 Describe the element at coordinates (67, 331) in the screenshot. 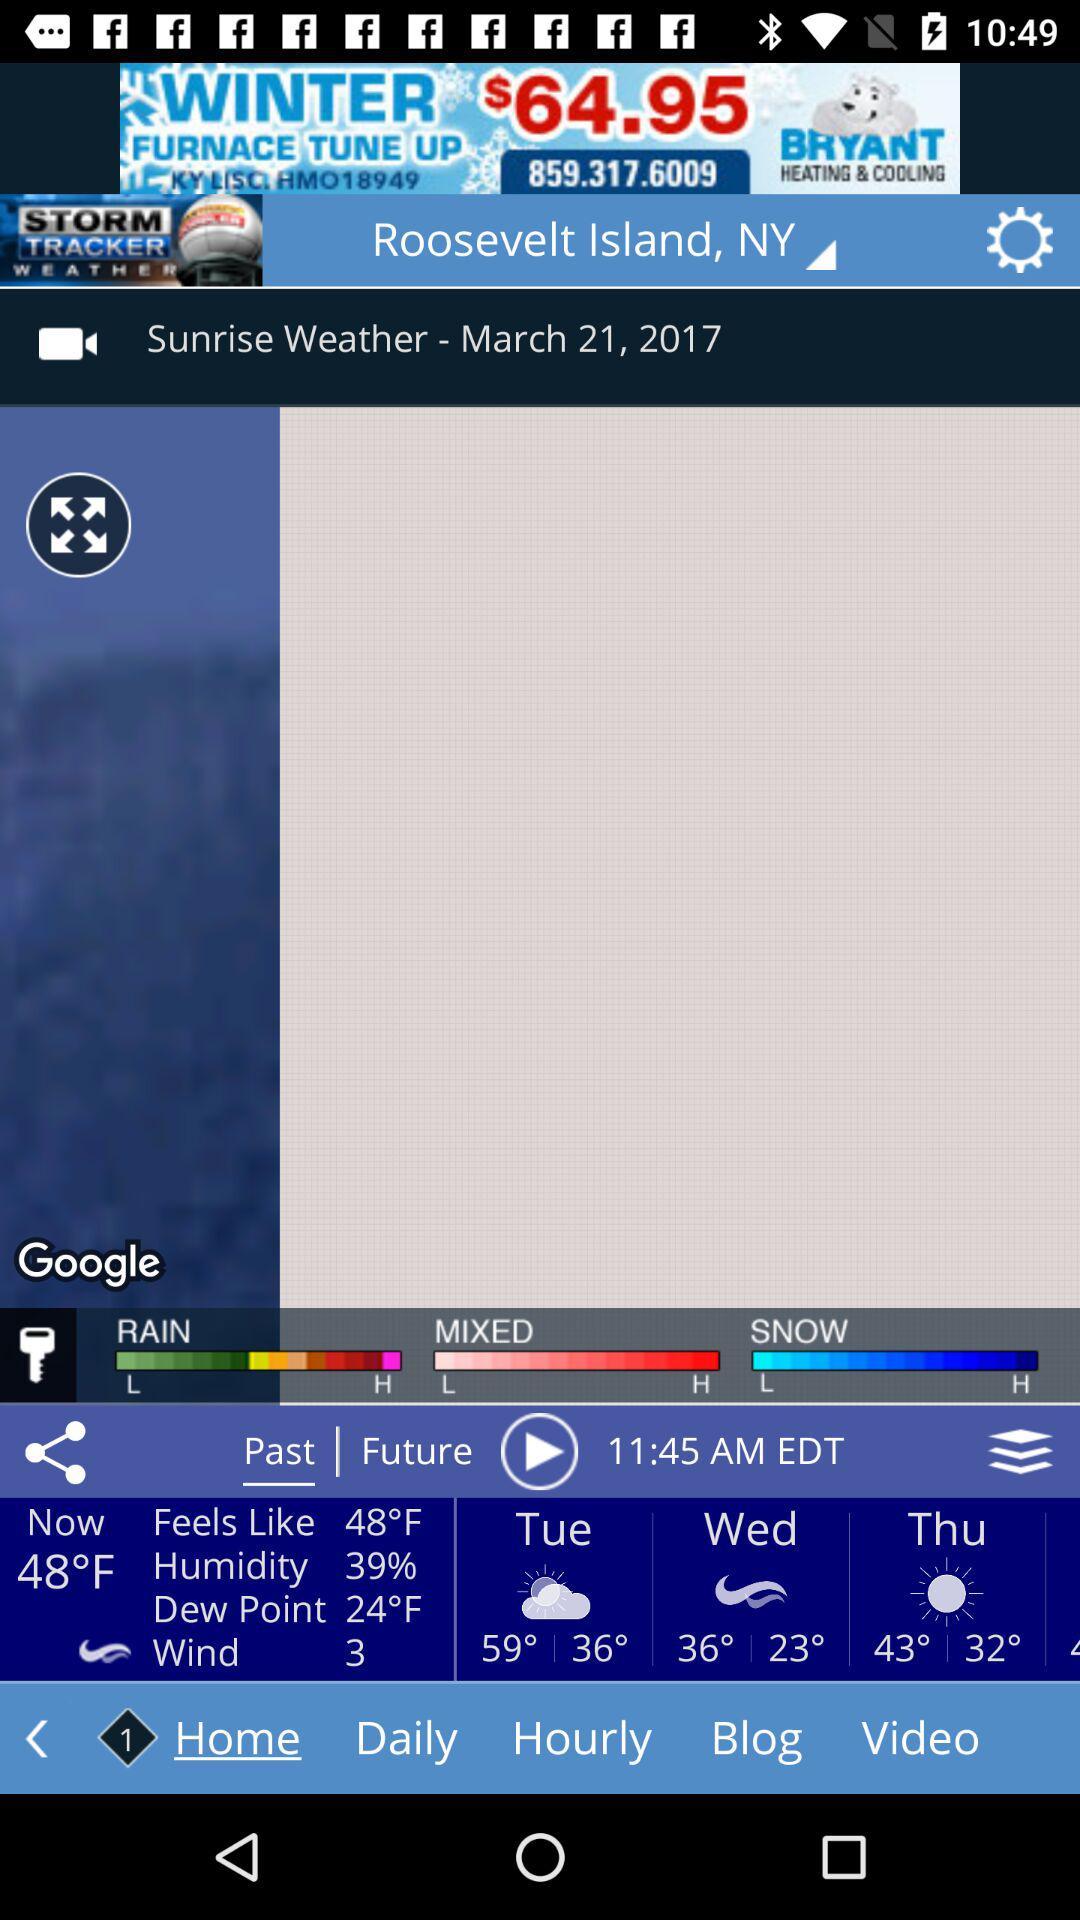

I see `the video icon` at that location.